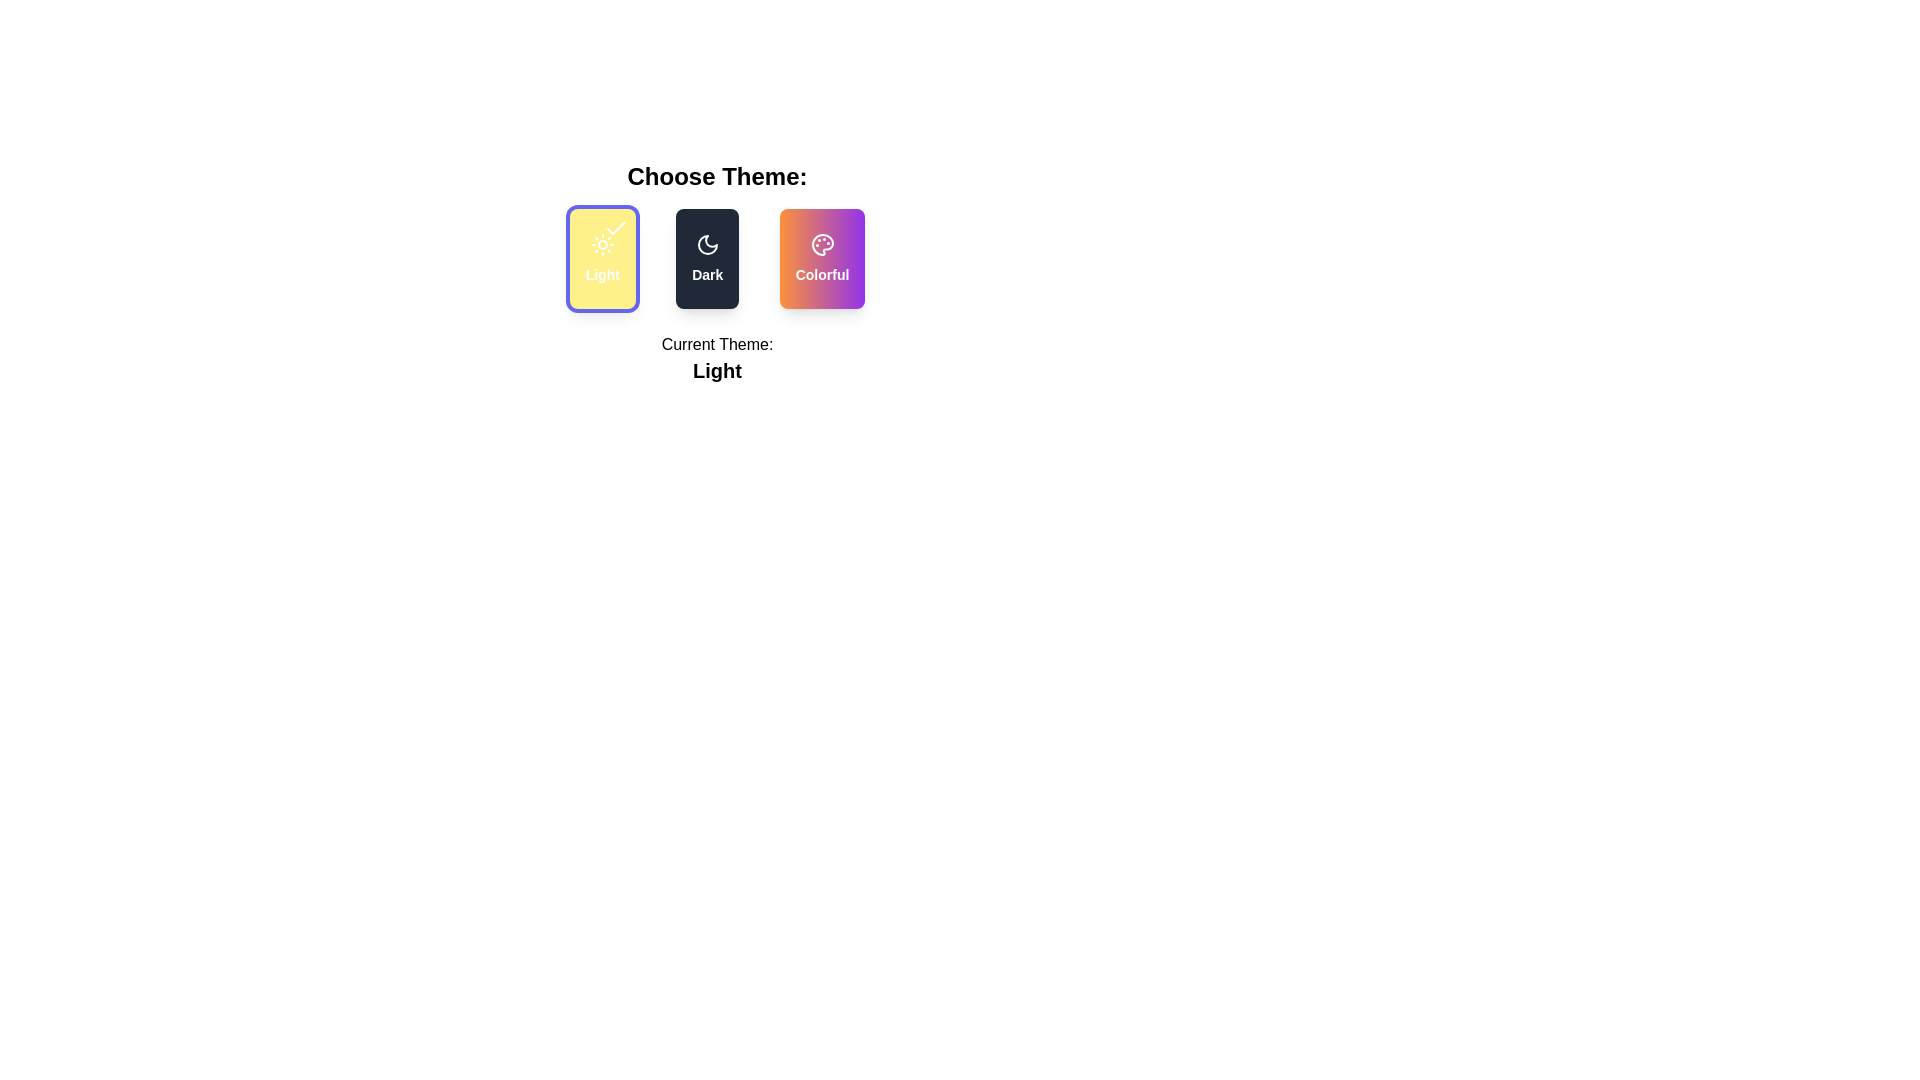 The width and height of the screenshot is (1920, 1080). I want to click on the 'Light' theme button to observe its visual feedback, so click(600, 257).